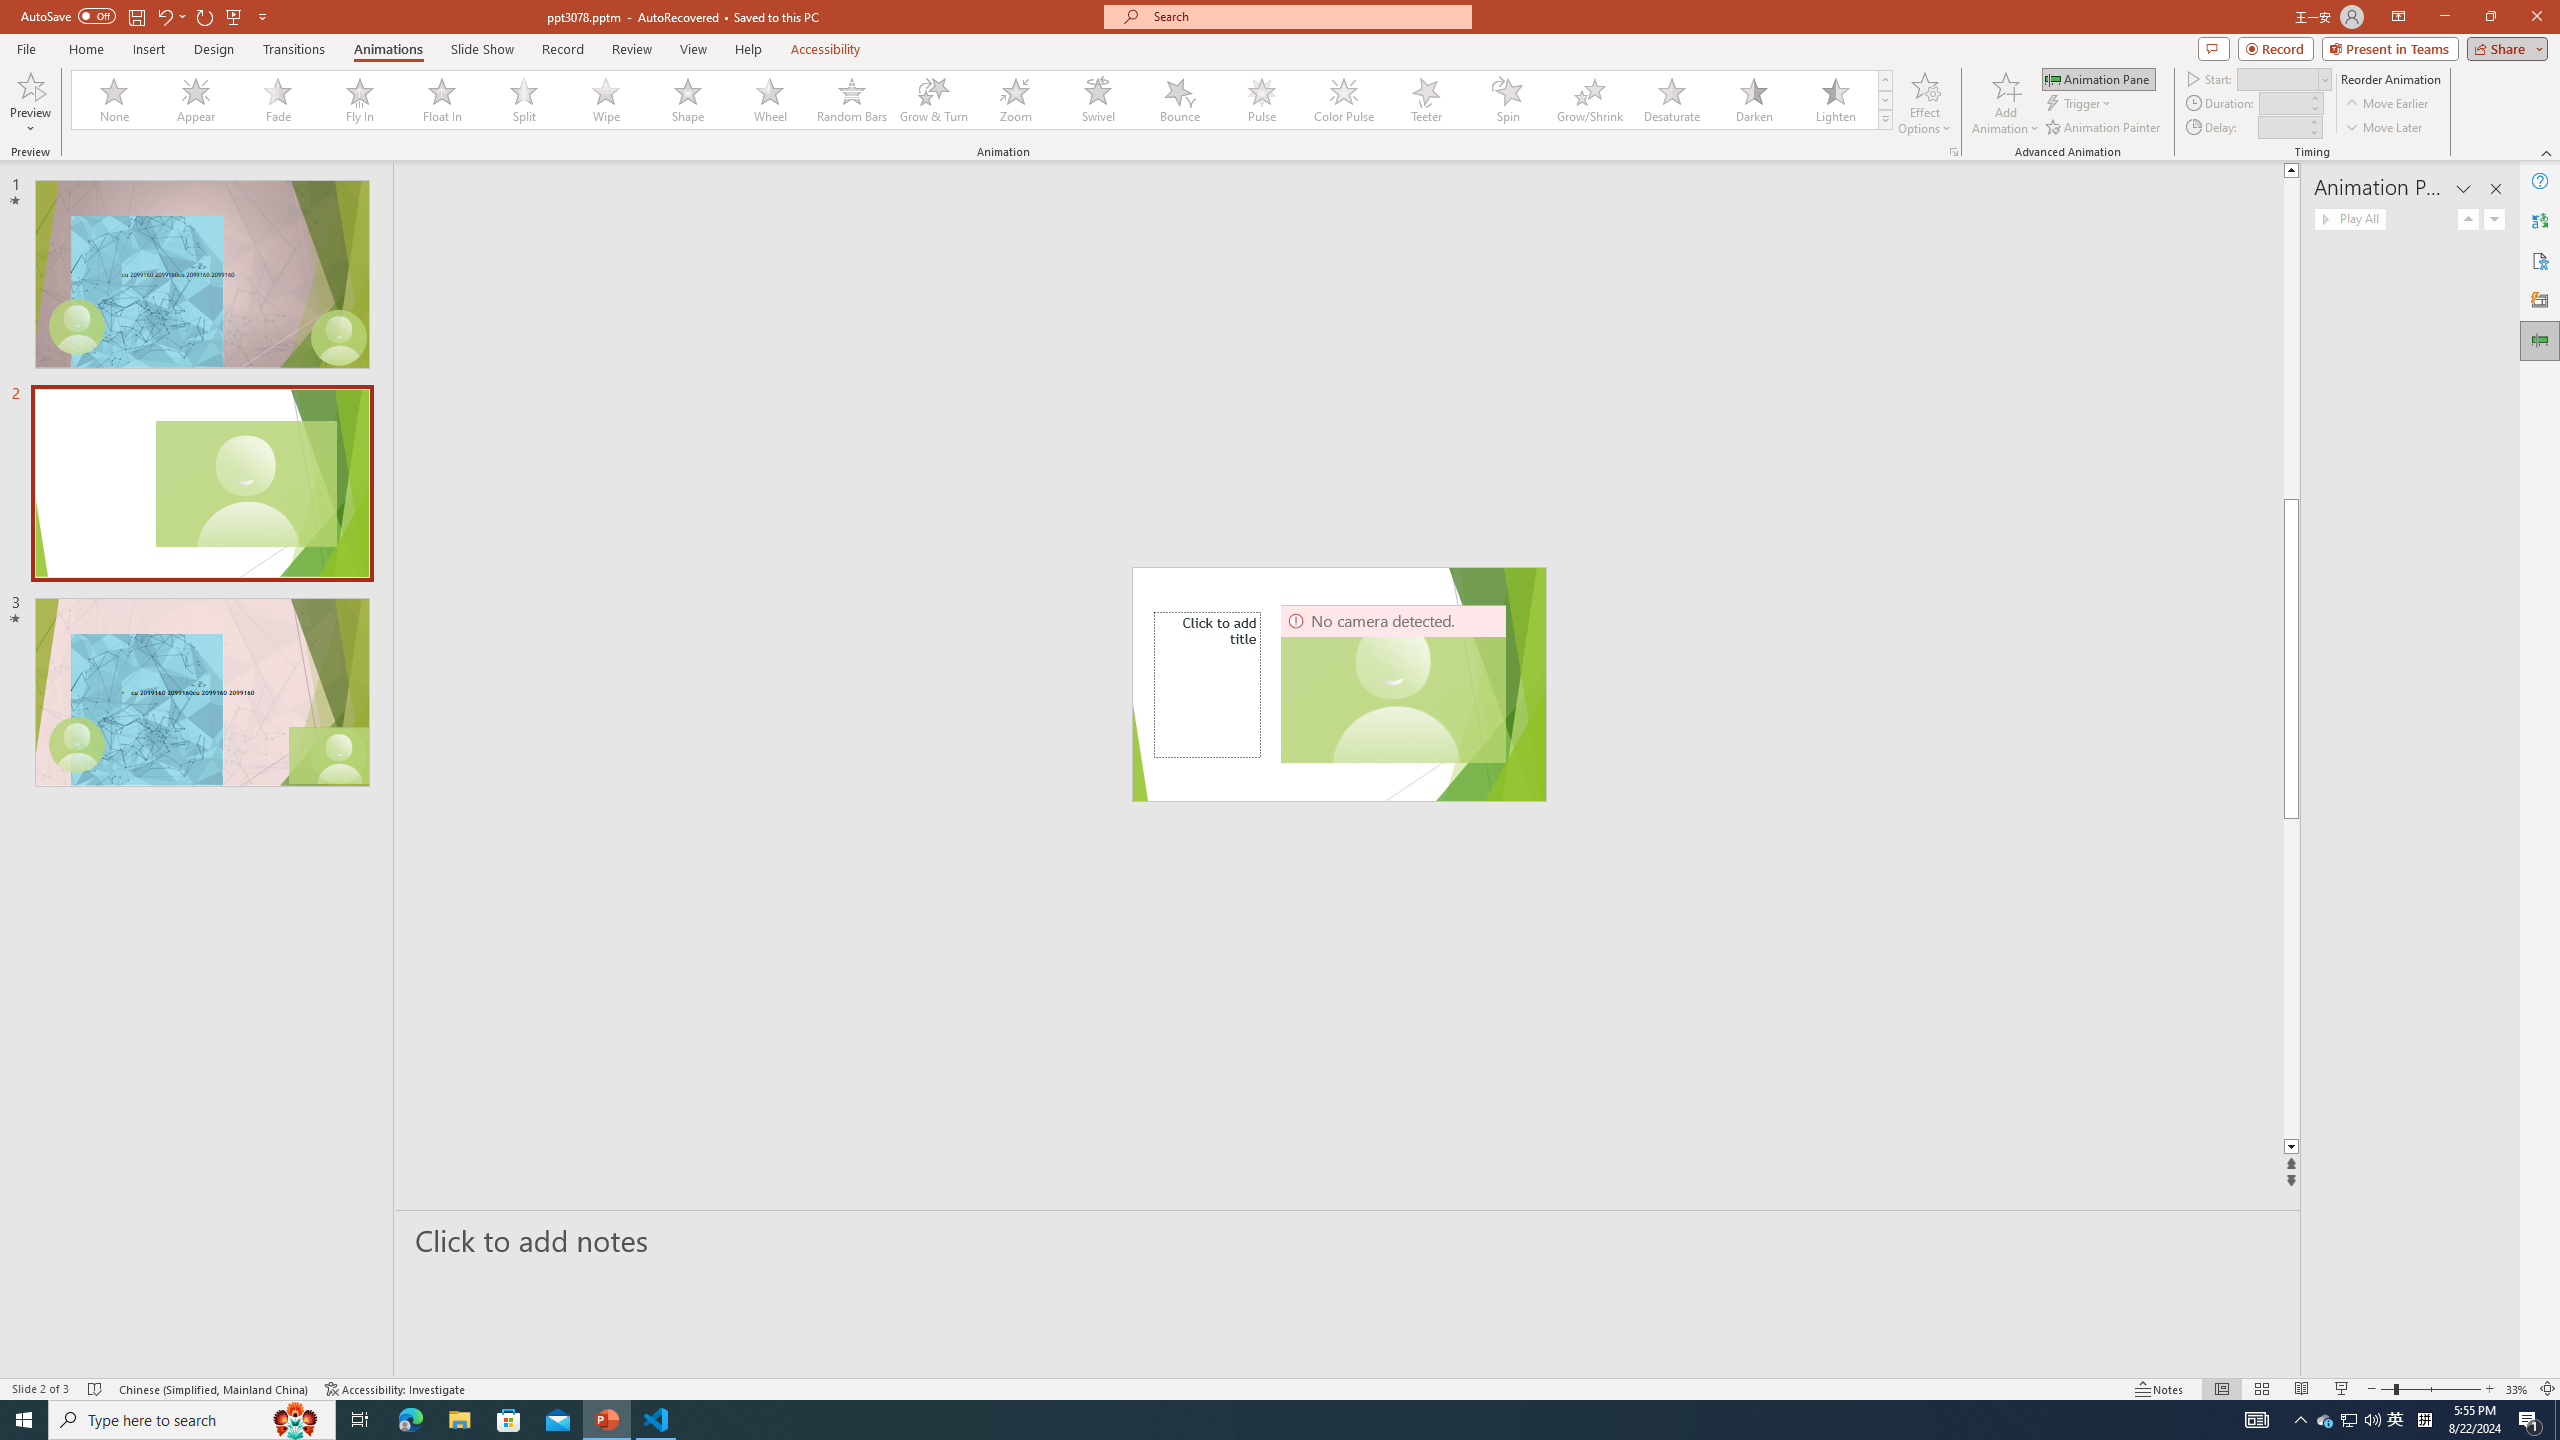  I want to click on 'Effect Options', so click(1924, 103).